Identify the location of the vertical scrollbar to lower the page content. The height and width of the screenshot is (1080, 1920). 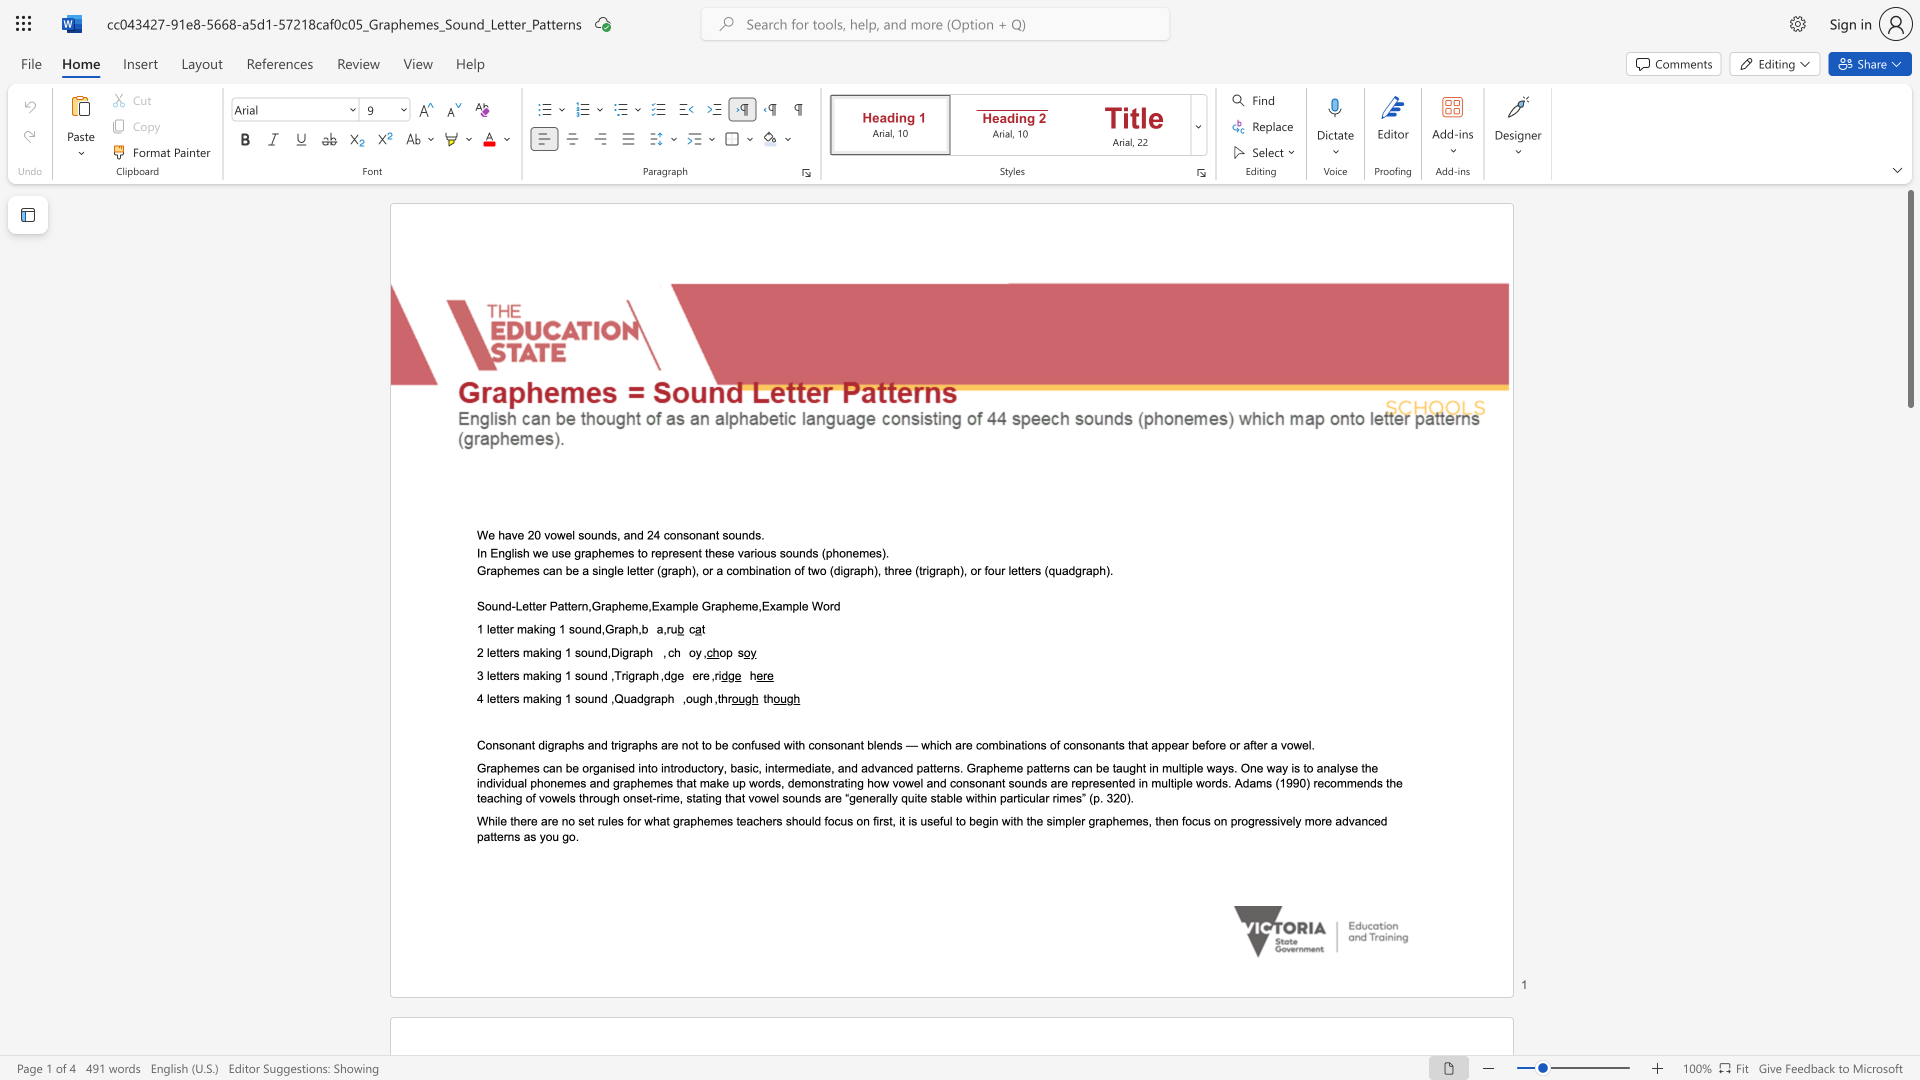
(1909, 438).